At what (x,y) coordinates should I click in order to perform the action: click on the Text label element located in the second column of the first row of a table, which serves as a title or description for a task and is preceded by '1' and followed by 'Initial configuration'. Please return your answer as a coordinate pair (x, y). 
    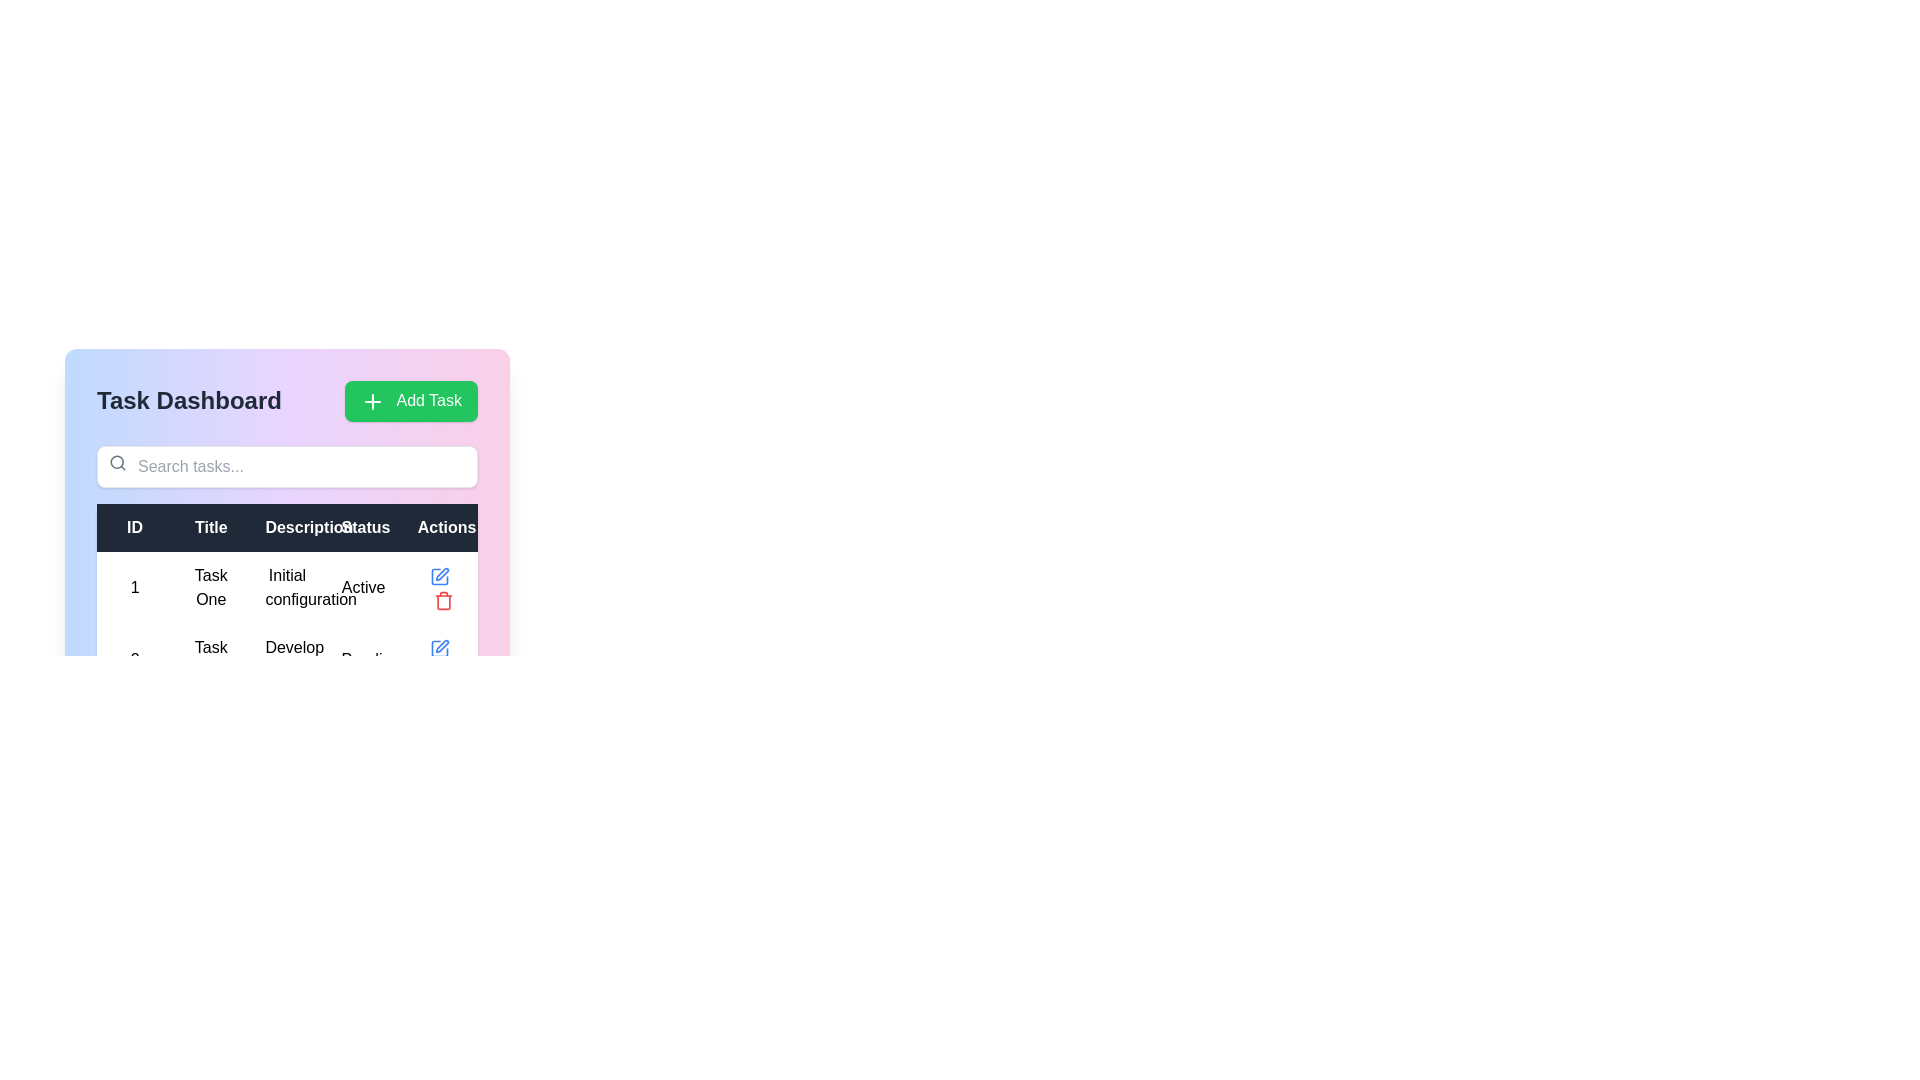
    Looking at the image, I should click on (211, 586).